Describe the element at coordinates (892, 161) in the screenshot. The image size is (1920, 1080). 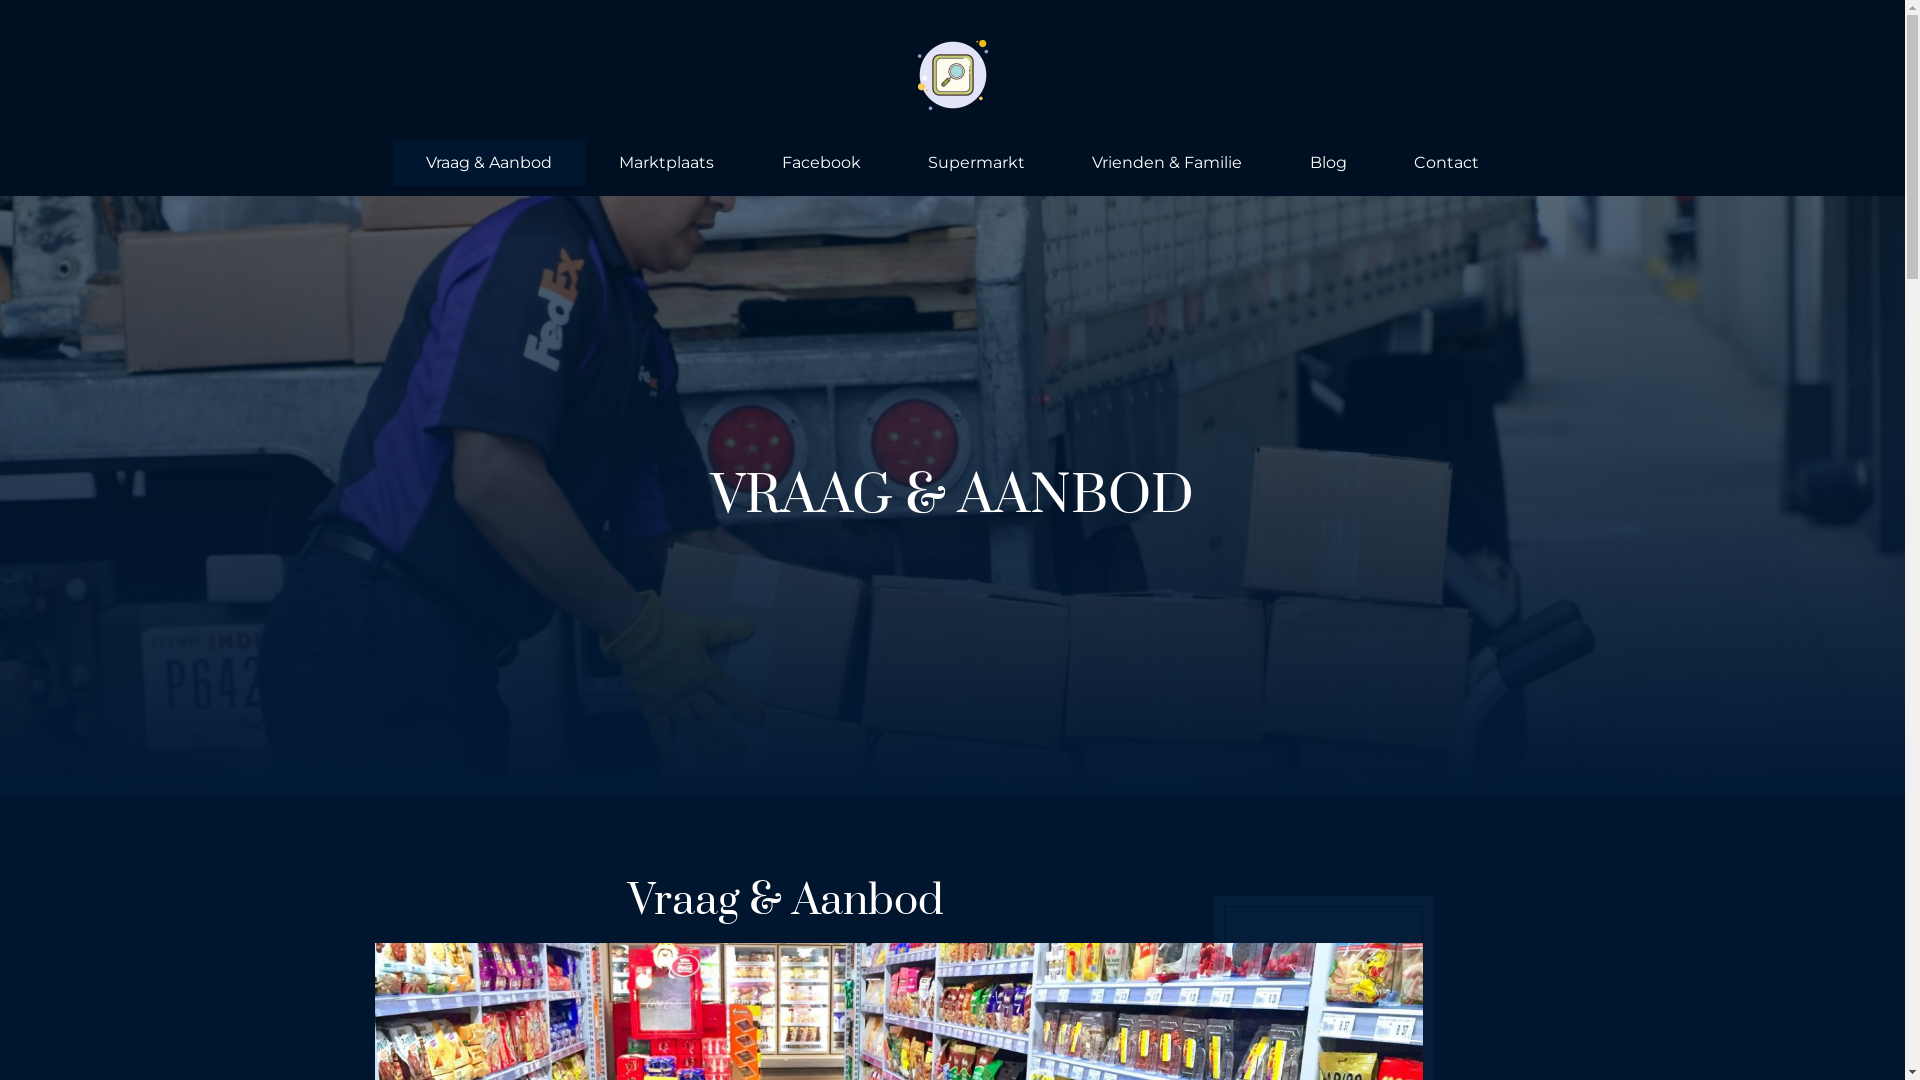
I see `'Supermarkt'` at that location.